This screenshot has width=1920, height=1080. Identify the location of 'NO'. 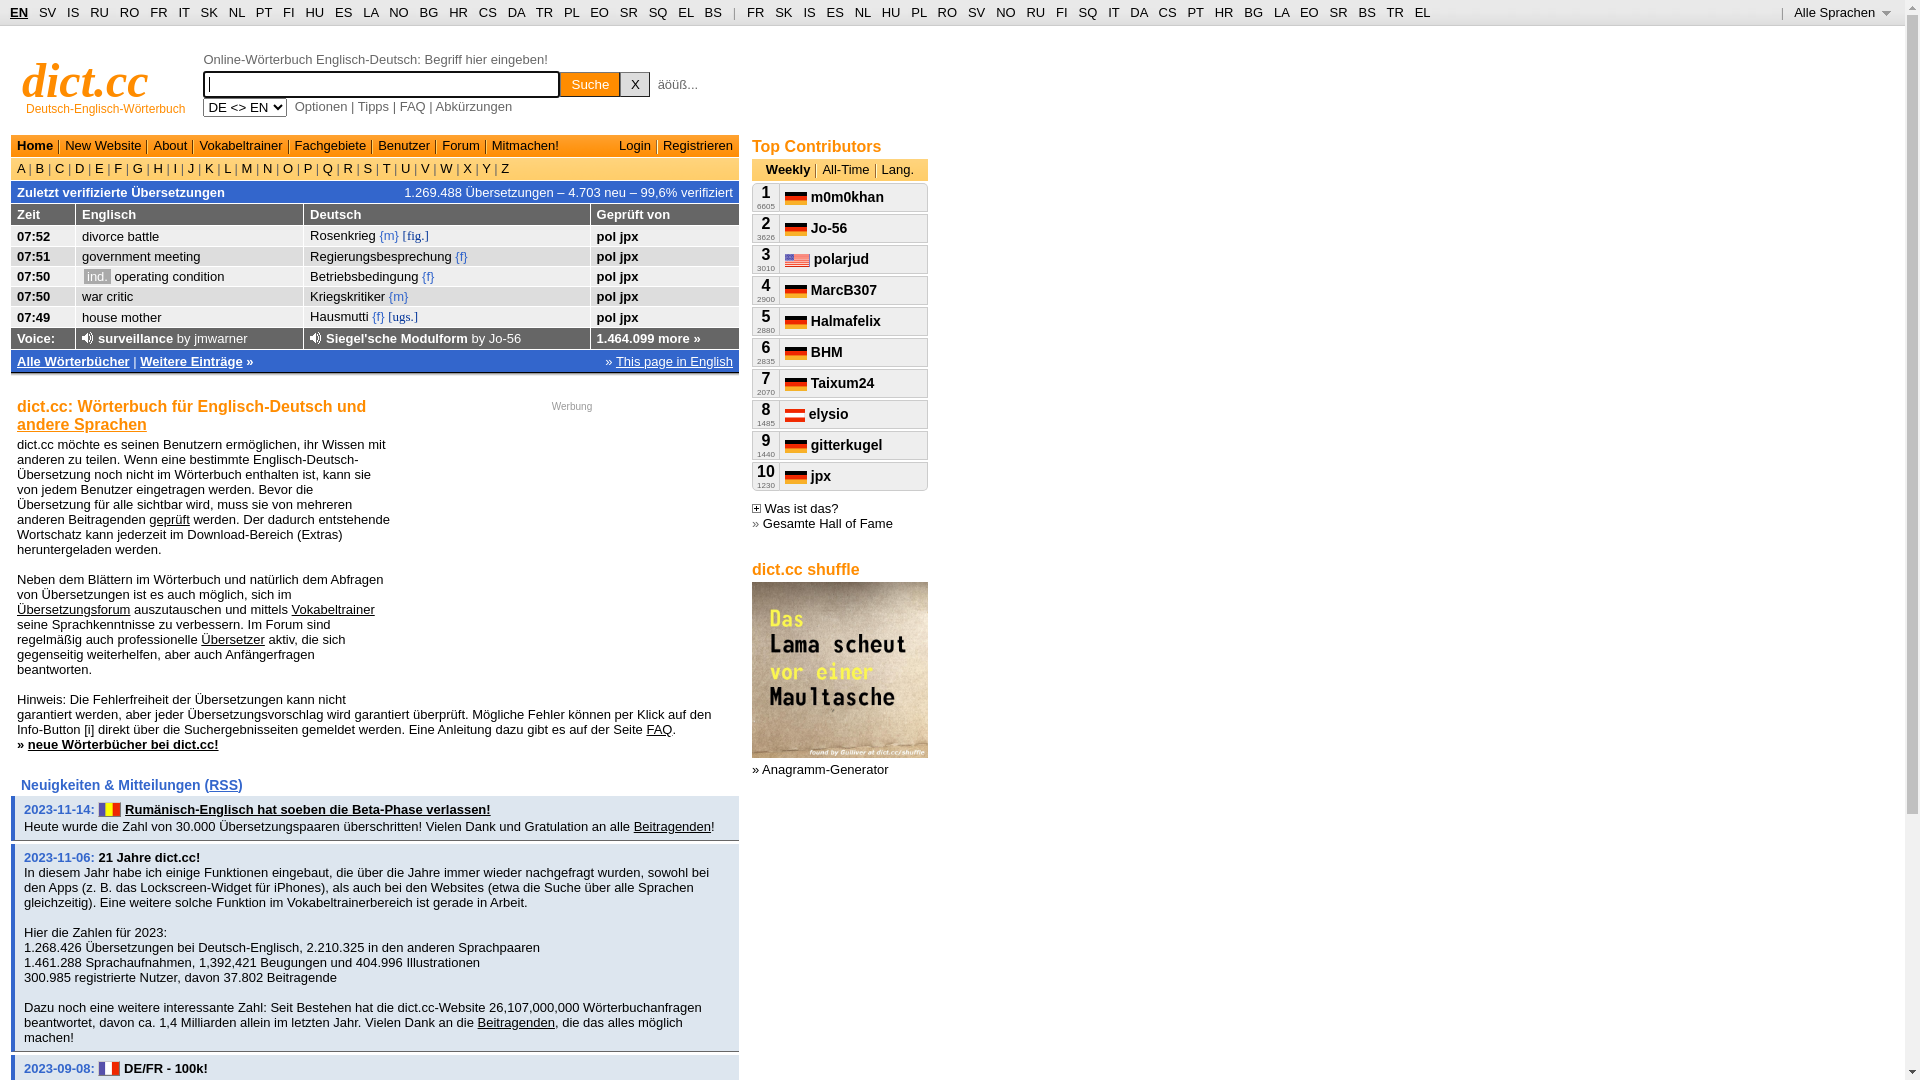
(1006, 12).